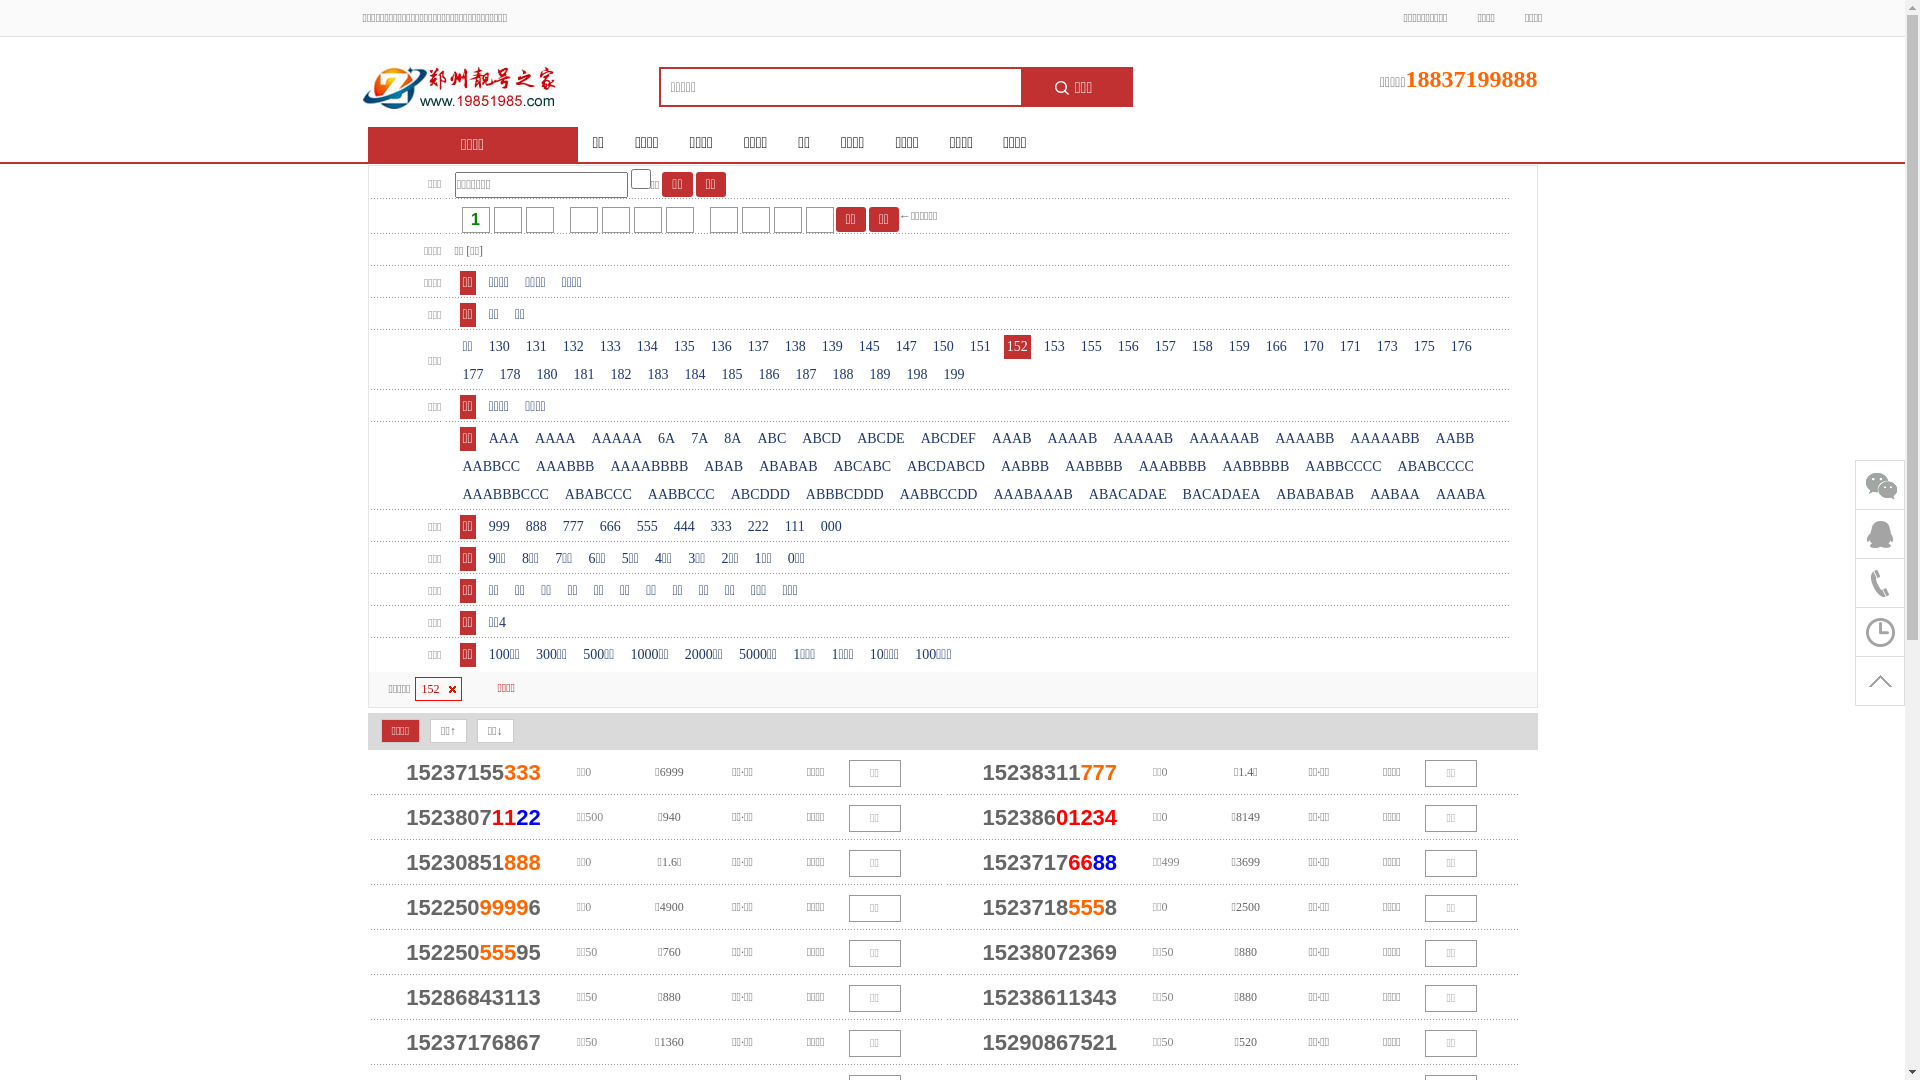 The height and width of the screenshot is (1080, 1920). I want to click on 'ABCDDD', so click(759, 494).